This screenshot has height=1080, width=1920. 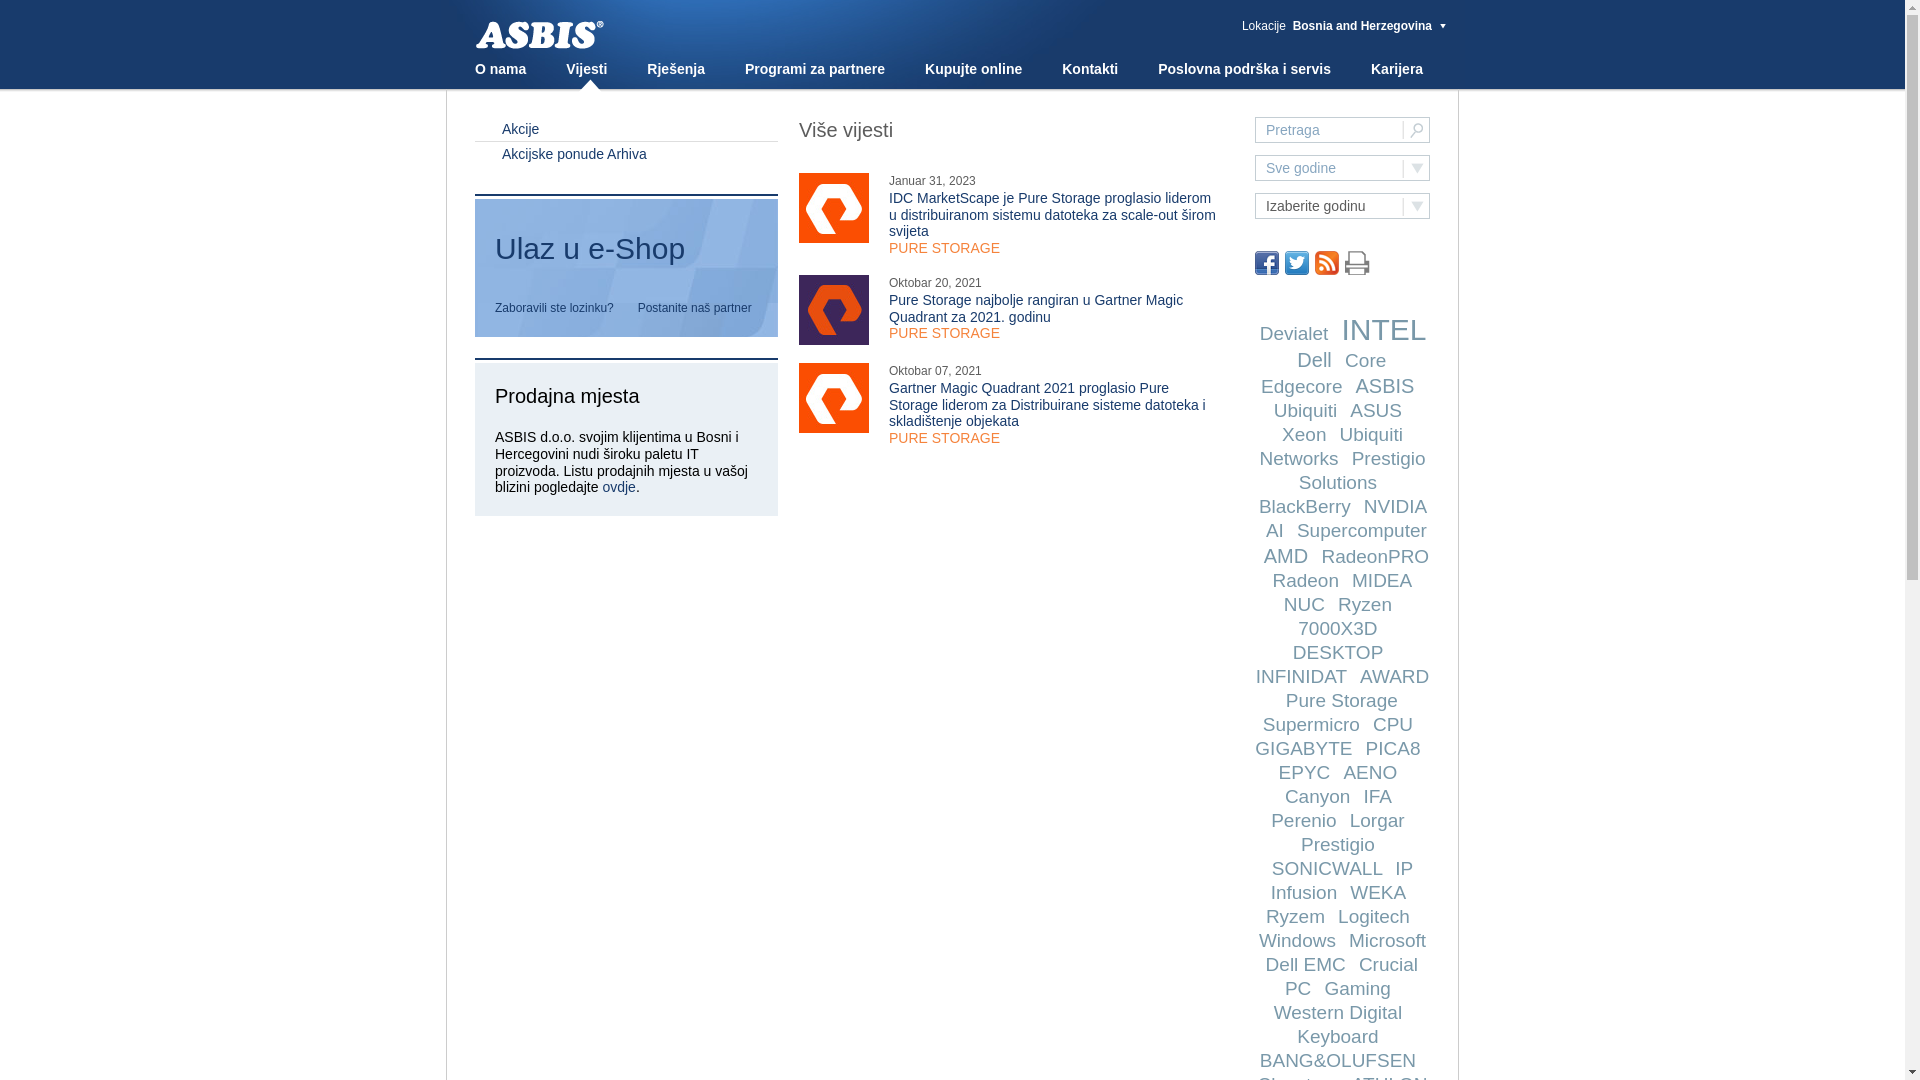 I want to click on 'Windows', so click(x=1297, y=940).